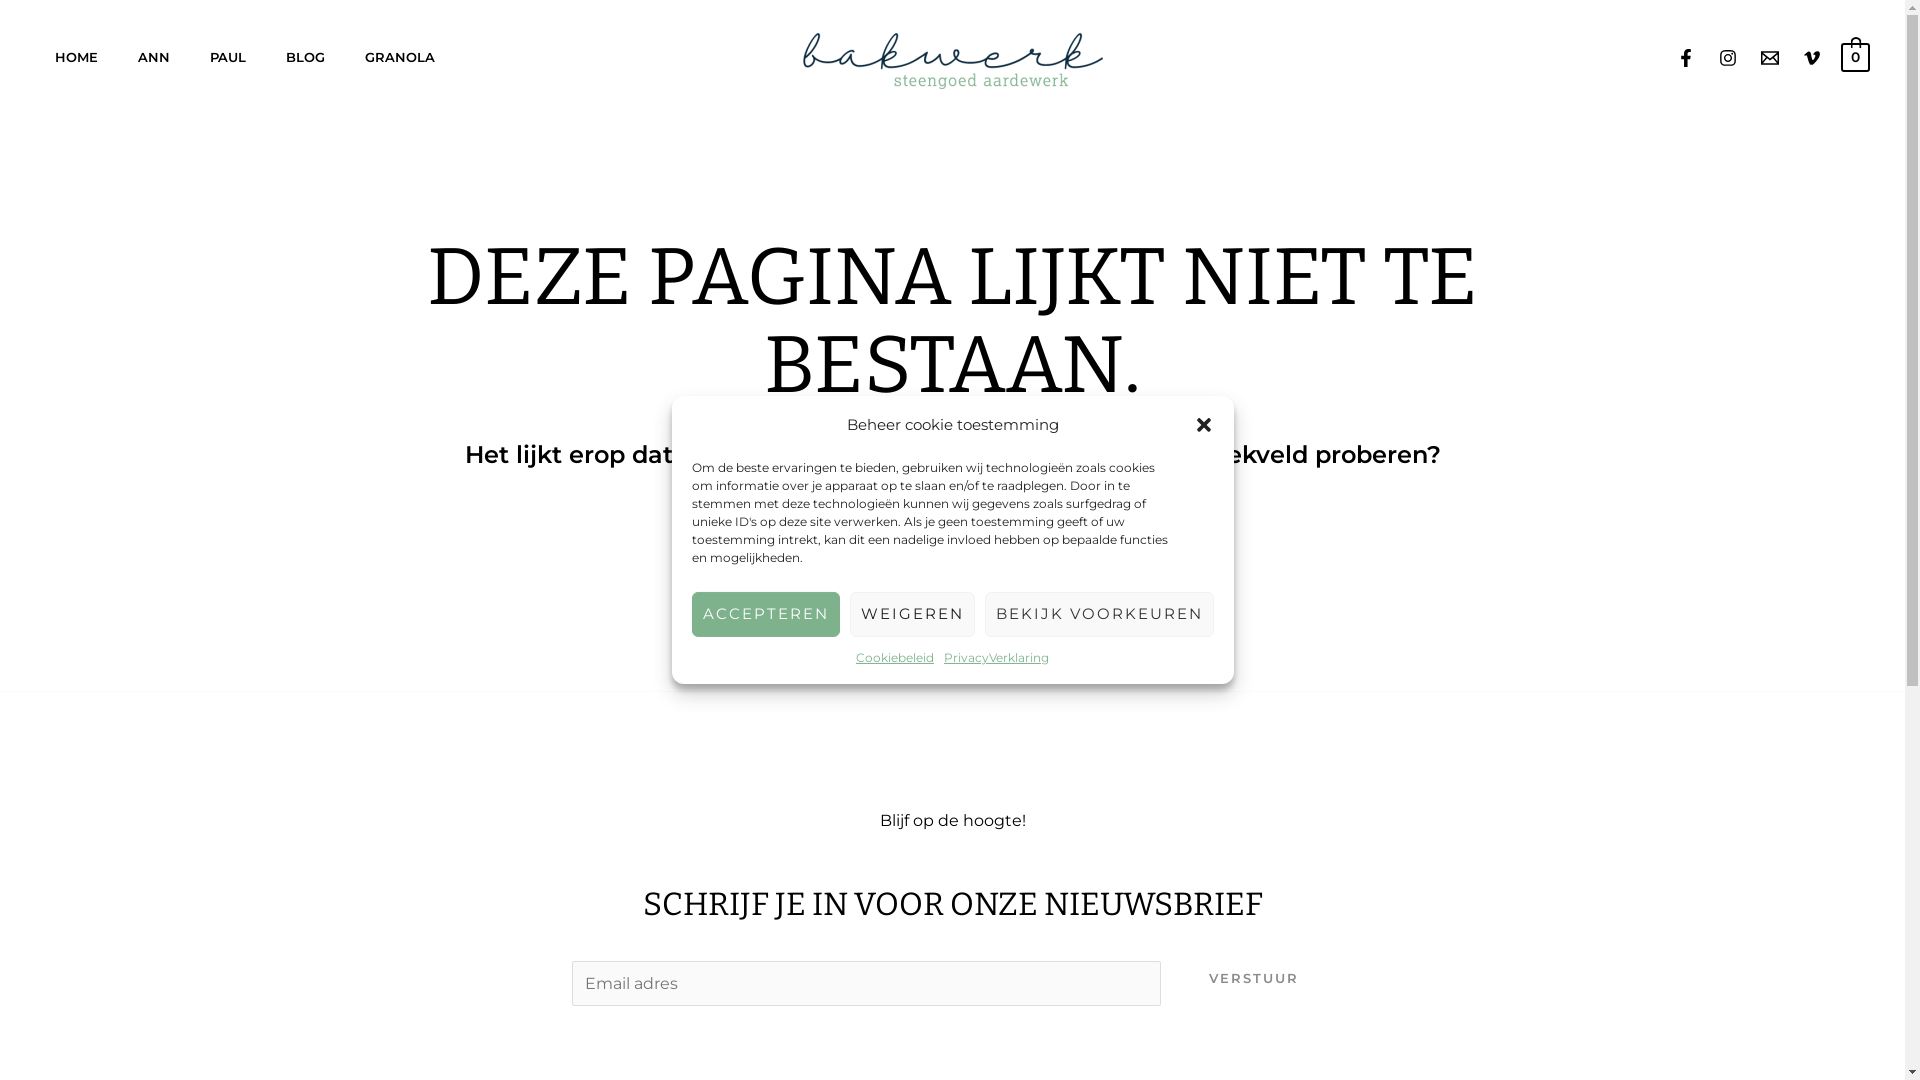  Describe the element at coordinates (996, 658) in the screenshot. I see `'PrivacyVerklaring'` at that location.